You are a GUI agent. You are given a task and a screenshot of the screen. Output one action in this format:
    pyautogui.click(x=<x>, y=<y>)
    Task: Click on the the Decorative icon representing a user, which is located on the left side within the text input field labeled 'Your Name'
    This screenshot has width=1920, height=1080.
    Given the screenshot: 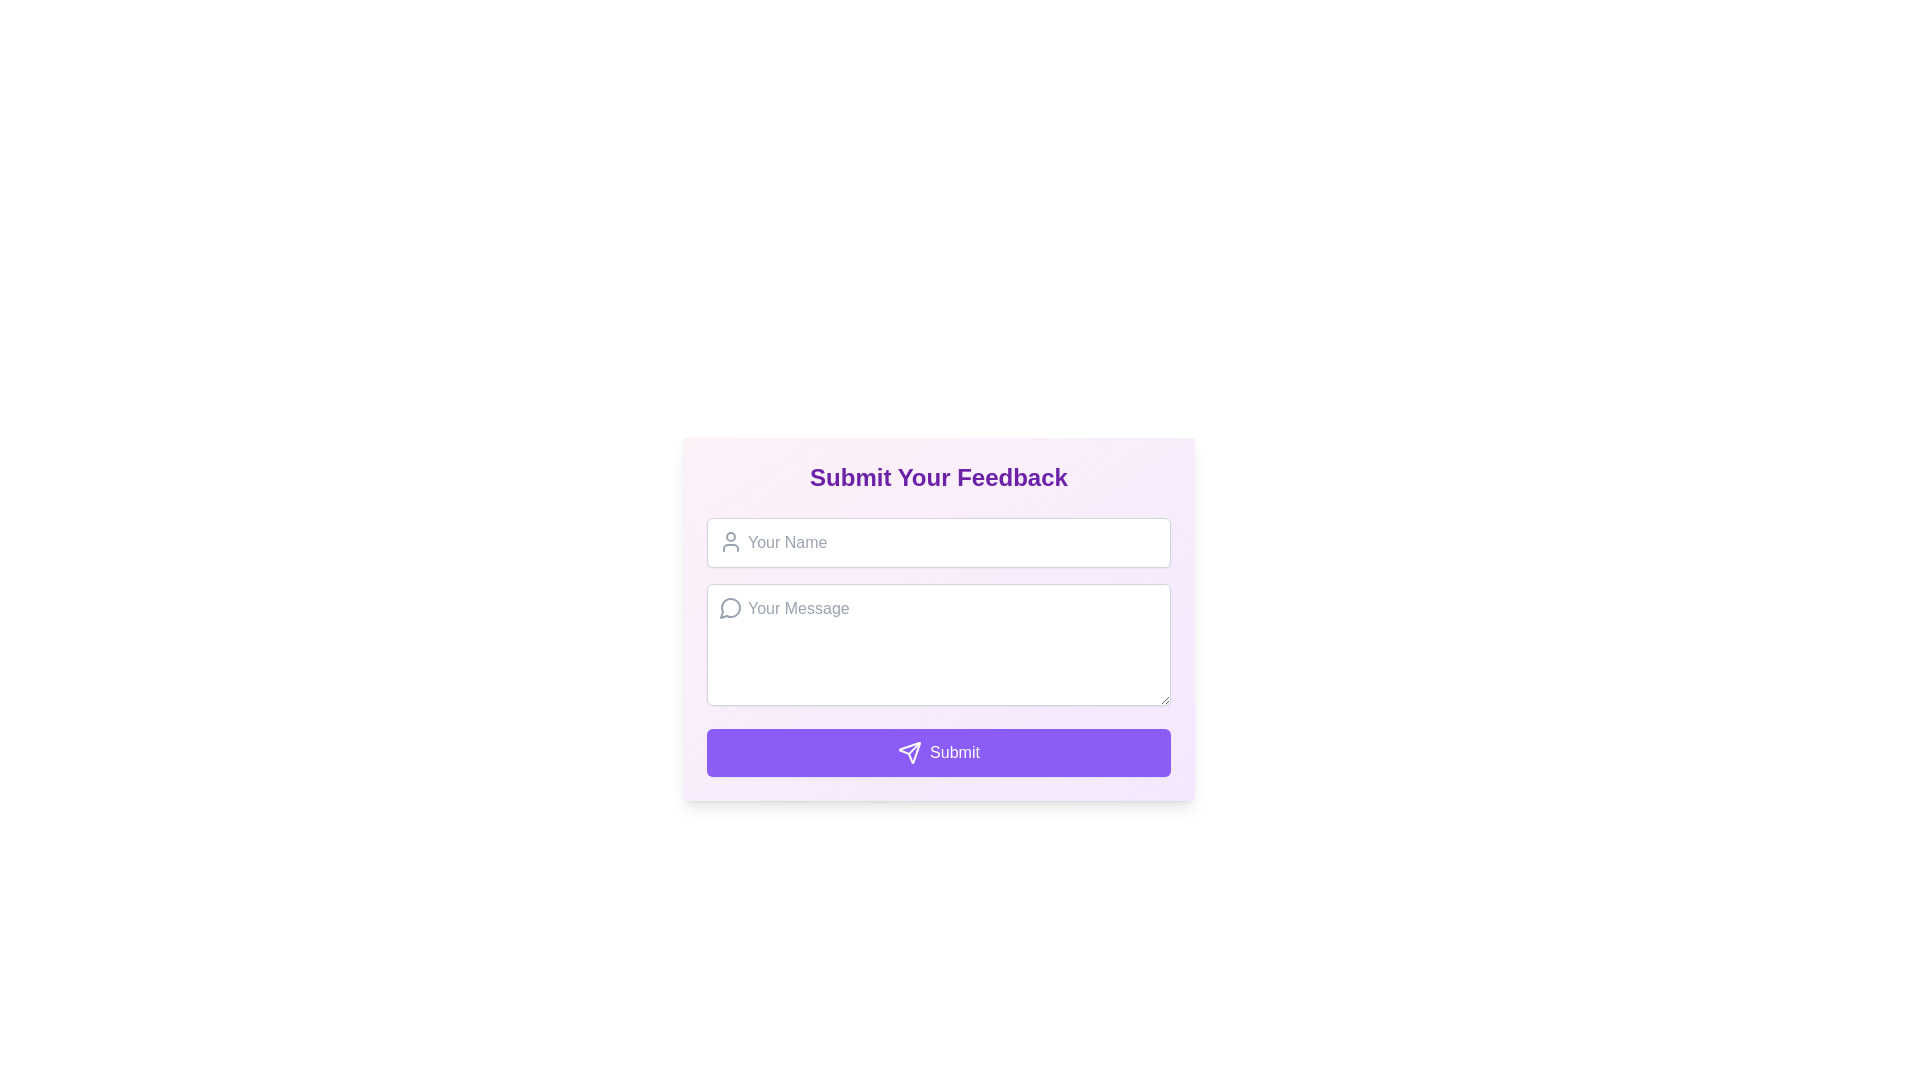 What is the action you would take?
    pyautogui.click(x=729, y=542)
    